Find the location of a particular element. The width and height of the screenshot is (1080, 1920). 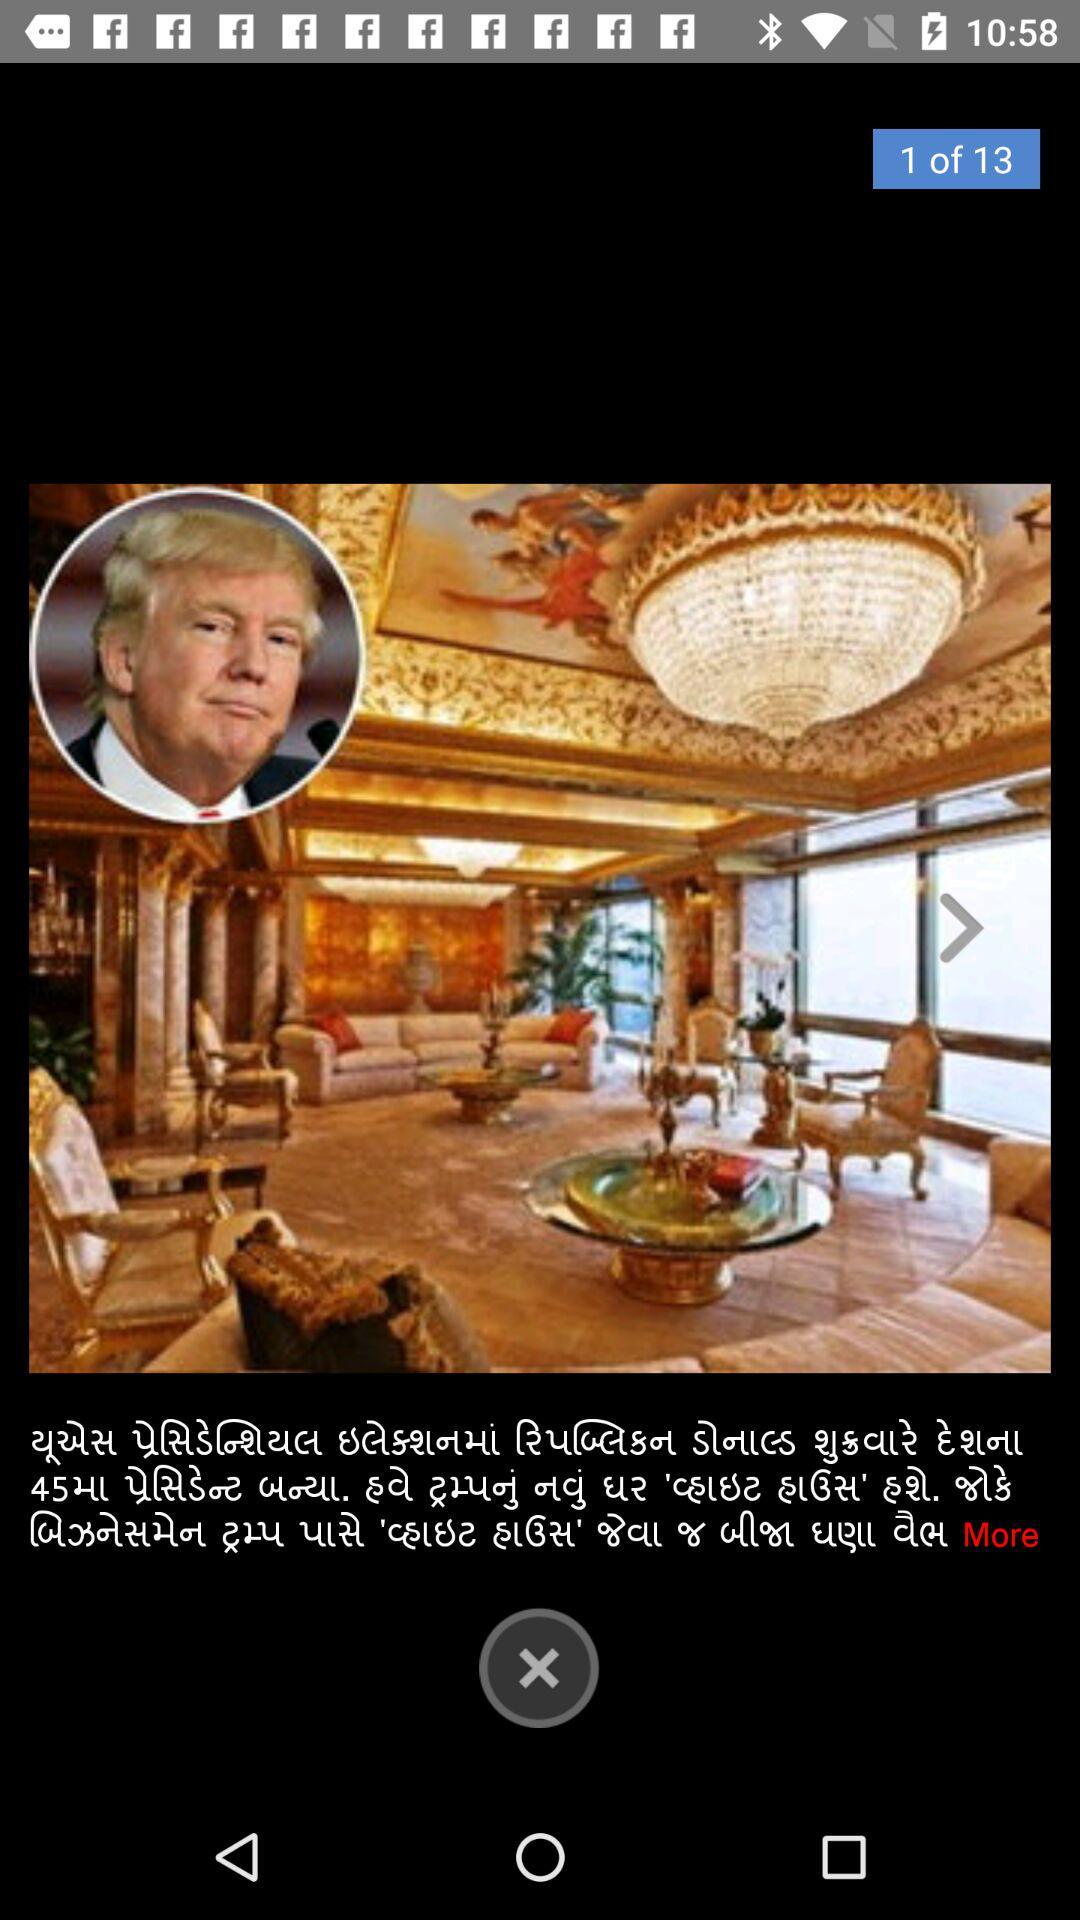

the close icon is located at coordinates (538, 1667).